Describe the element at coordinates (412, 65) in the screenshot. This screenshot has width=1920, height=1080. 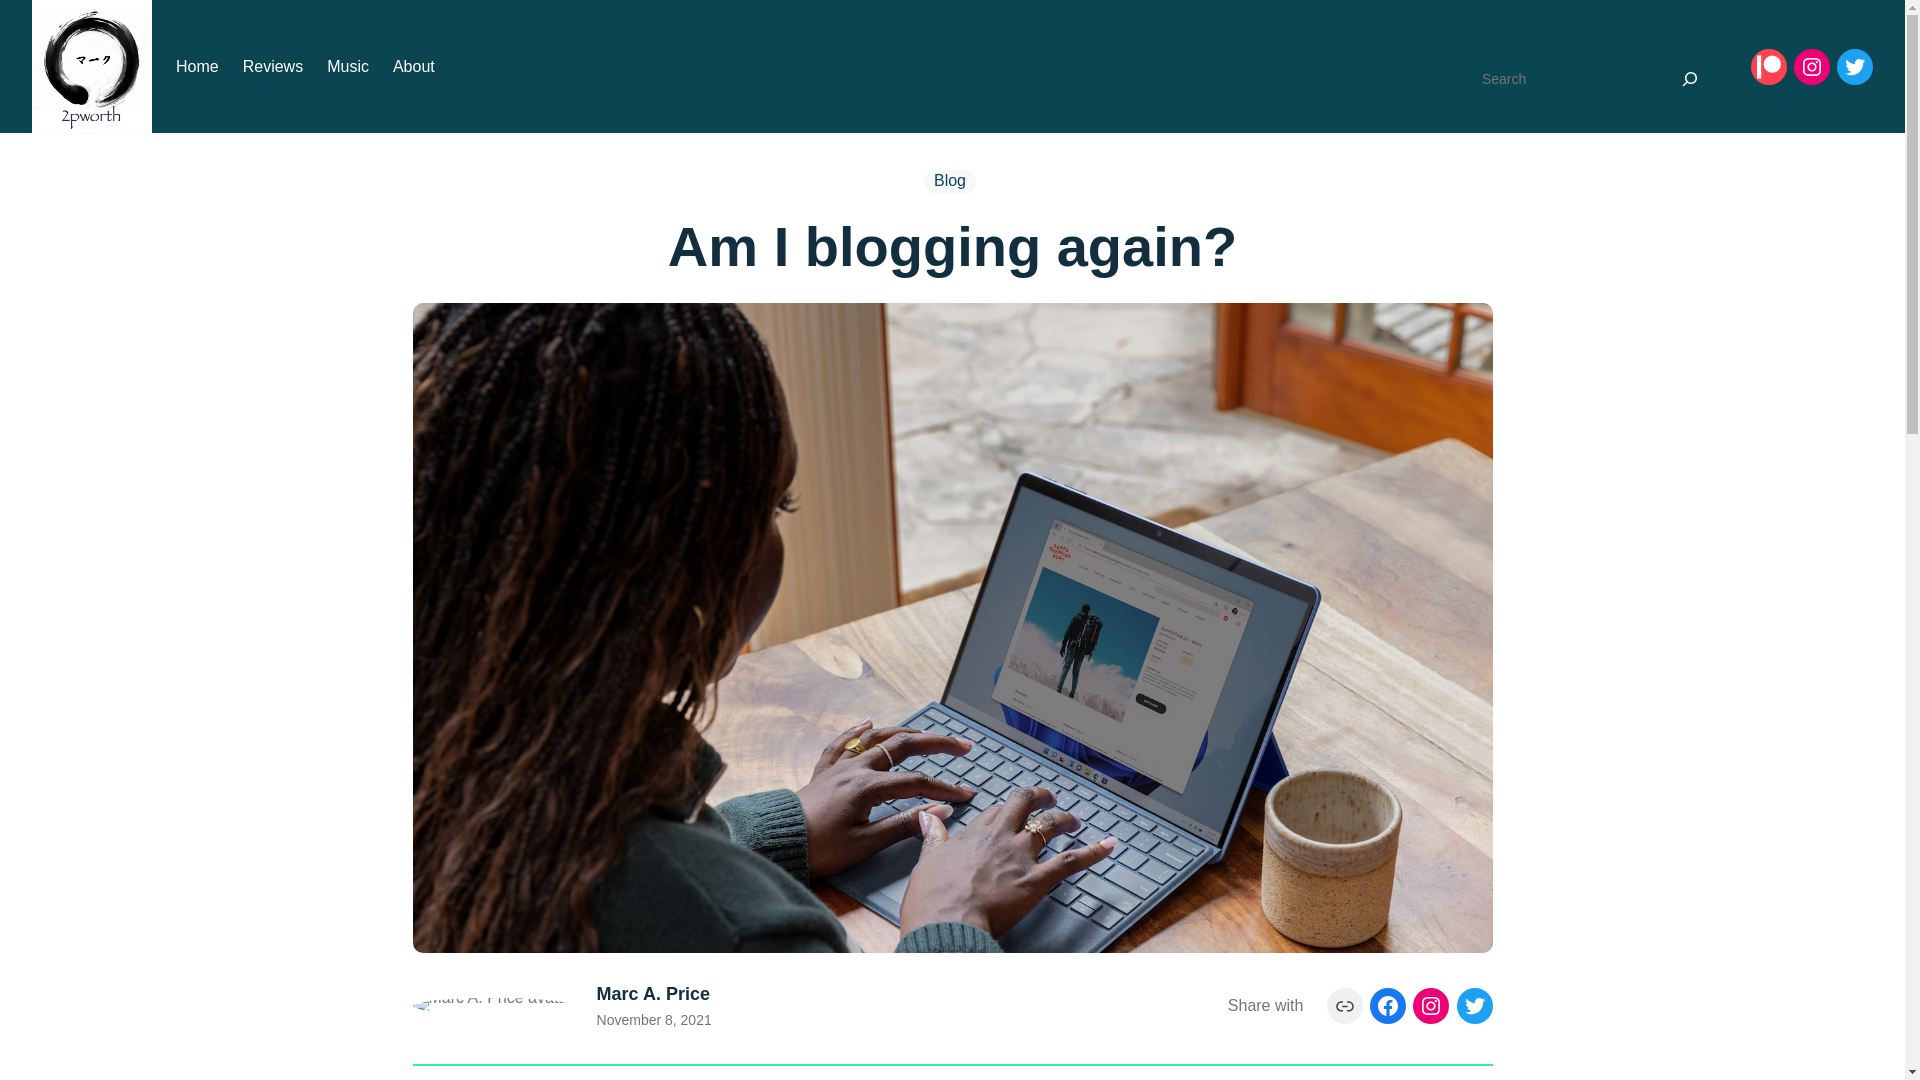
I see `'About'` at that location.